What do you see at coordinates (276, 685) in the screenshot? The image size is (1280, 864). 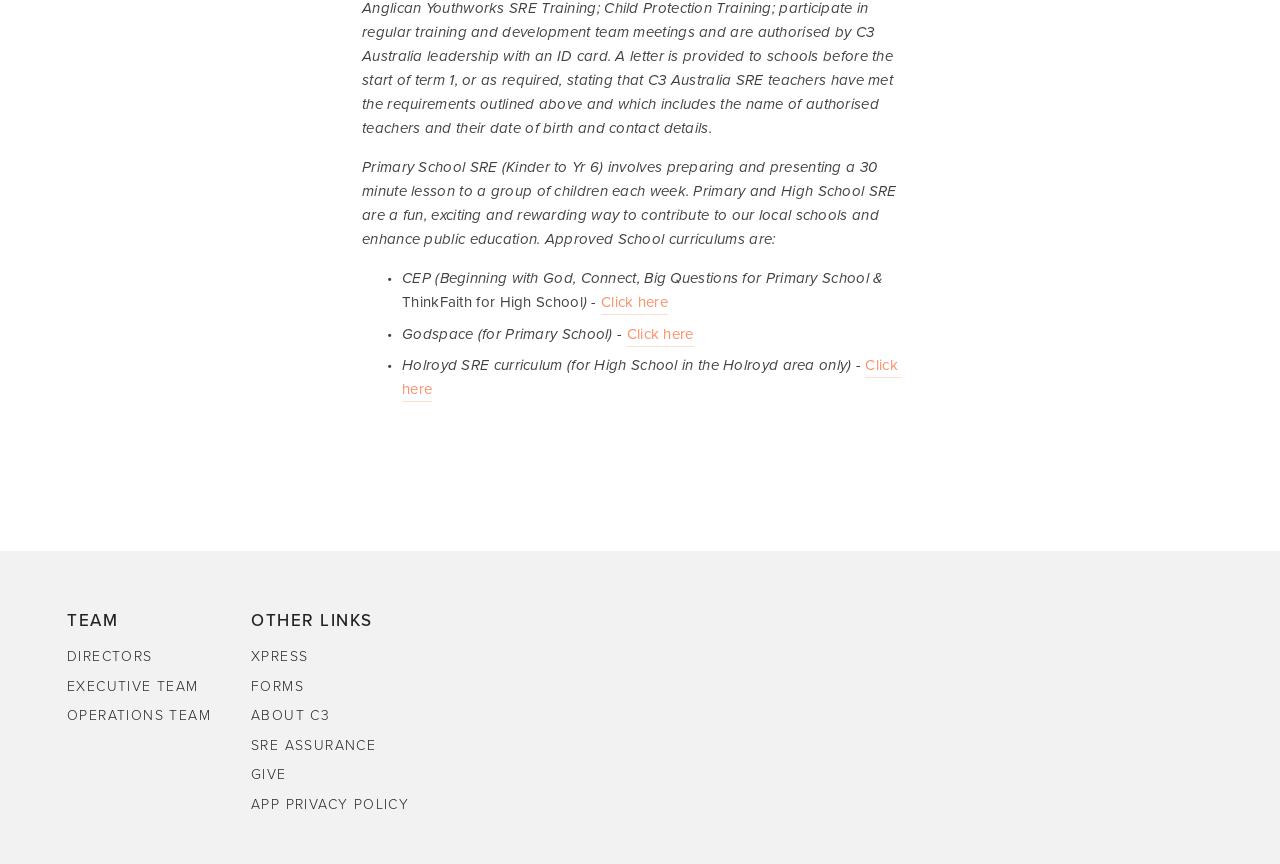 I see `'Forms'` at bounding box center [276, 685].